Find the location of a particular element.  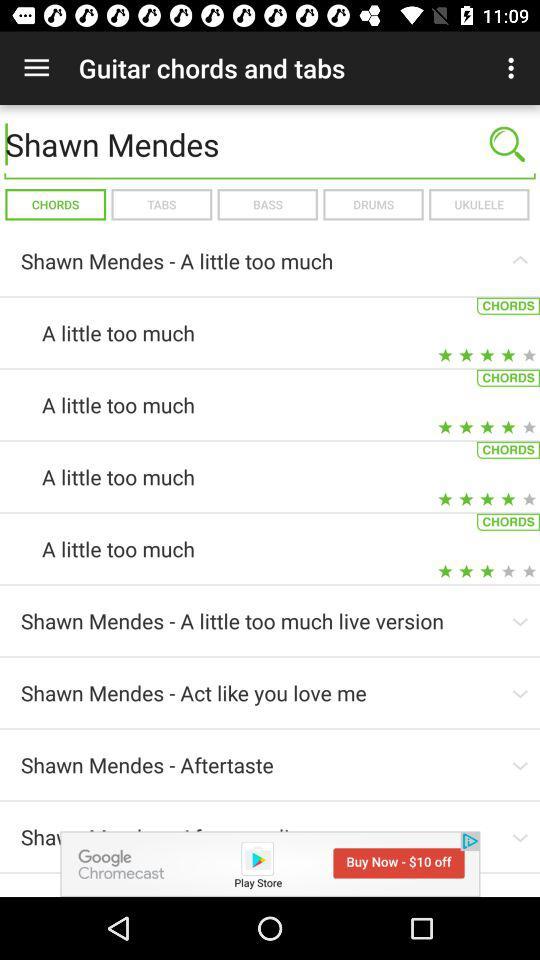

make a search is located at coordinates (507, 143).